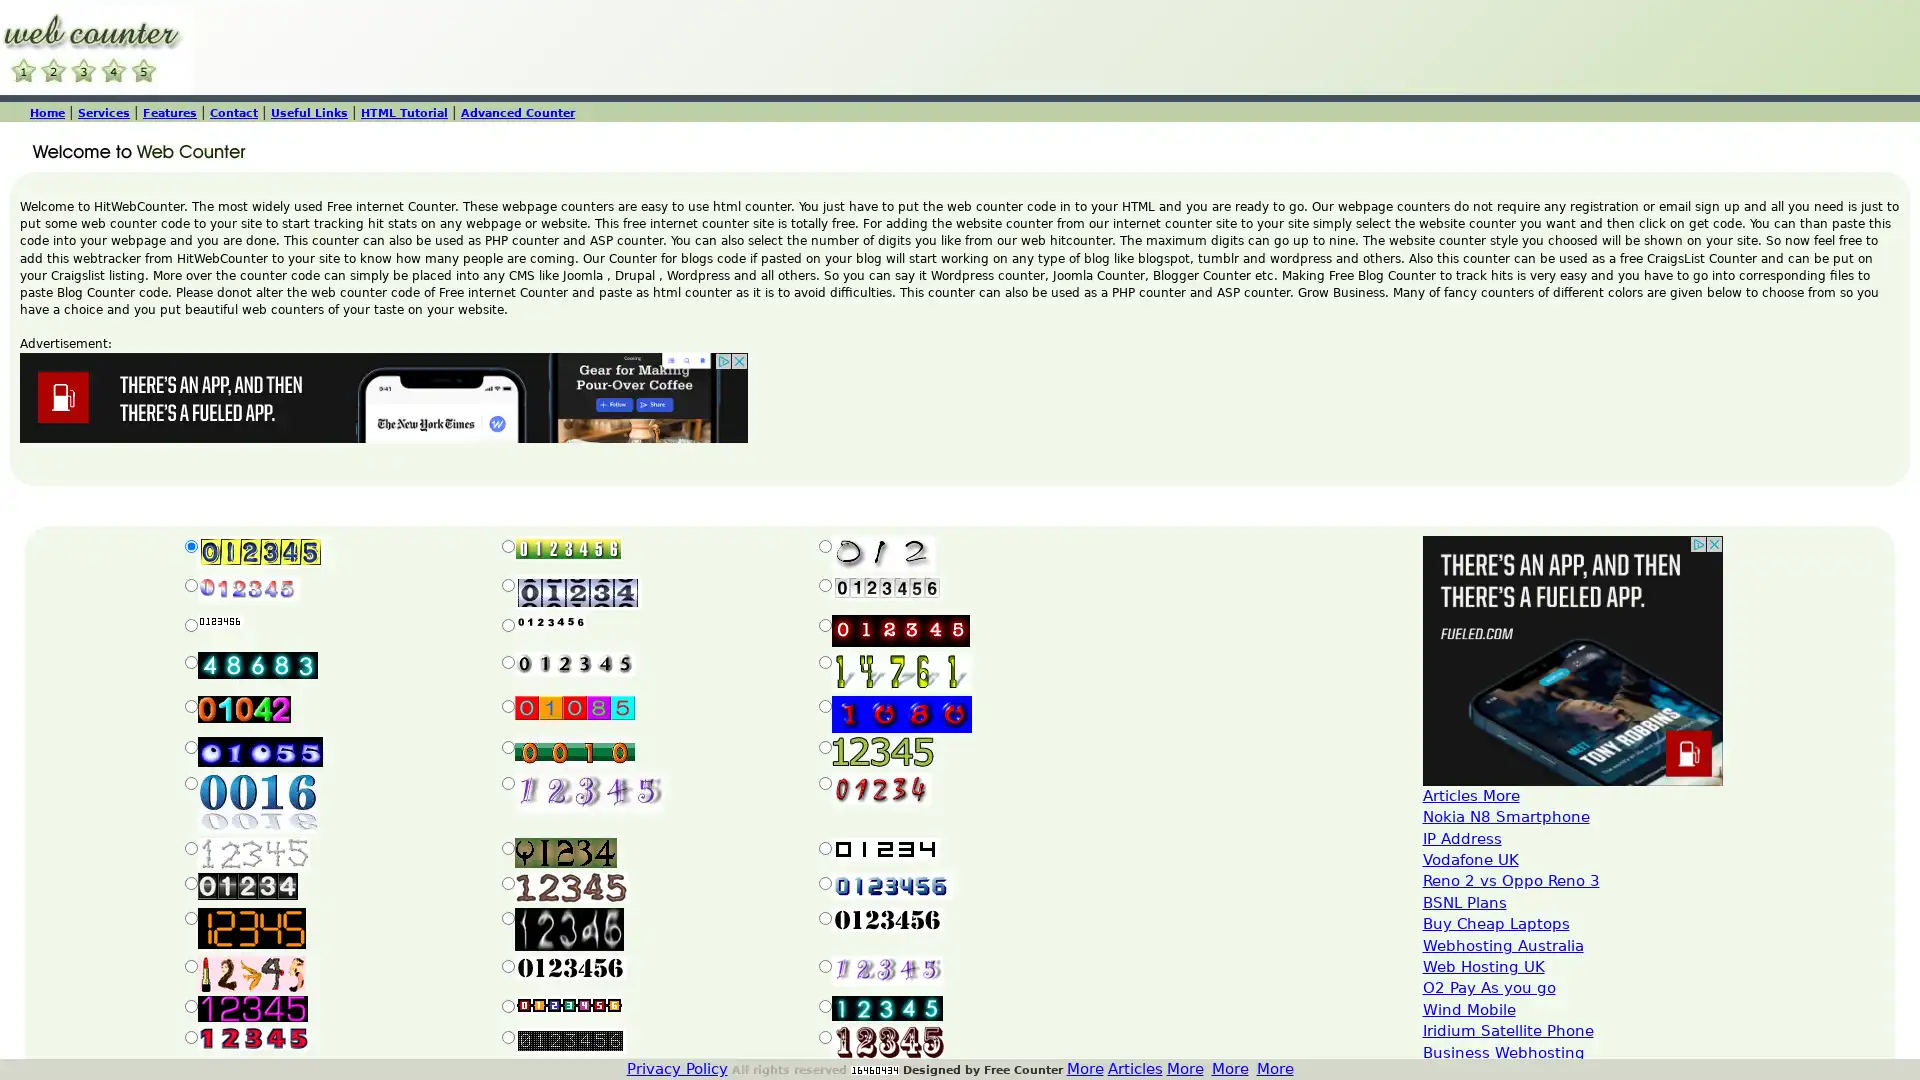 This screenshot has height=1080, width=1920. Describe the element at coordinates (247, 885) in the screenshot. I see `Submit` at that location.